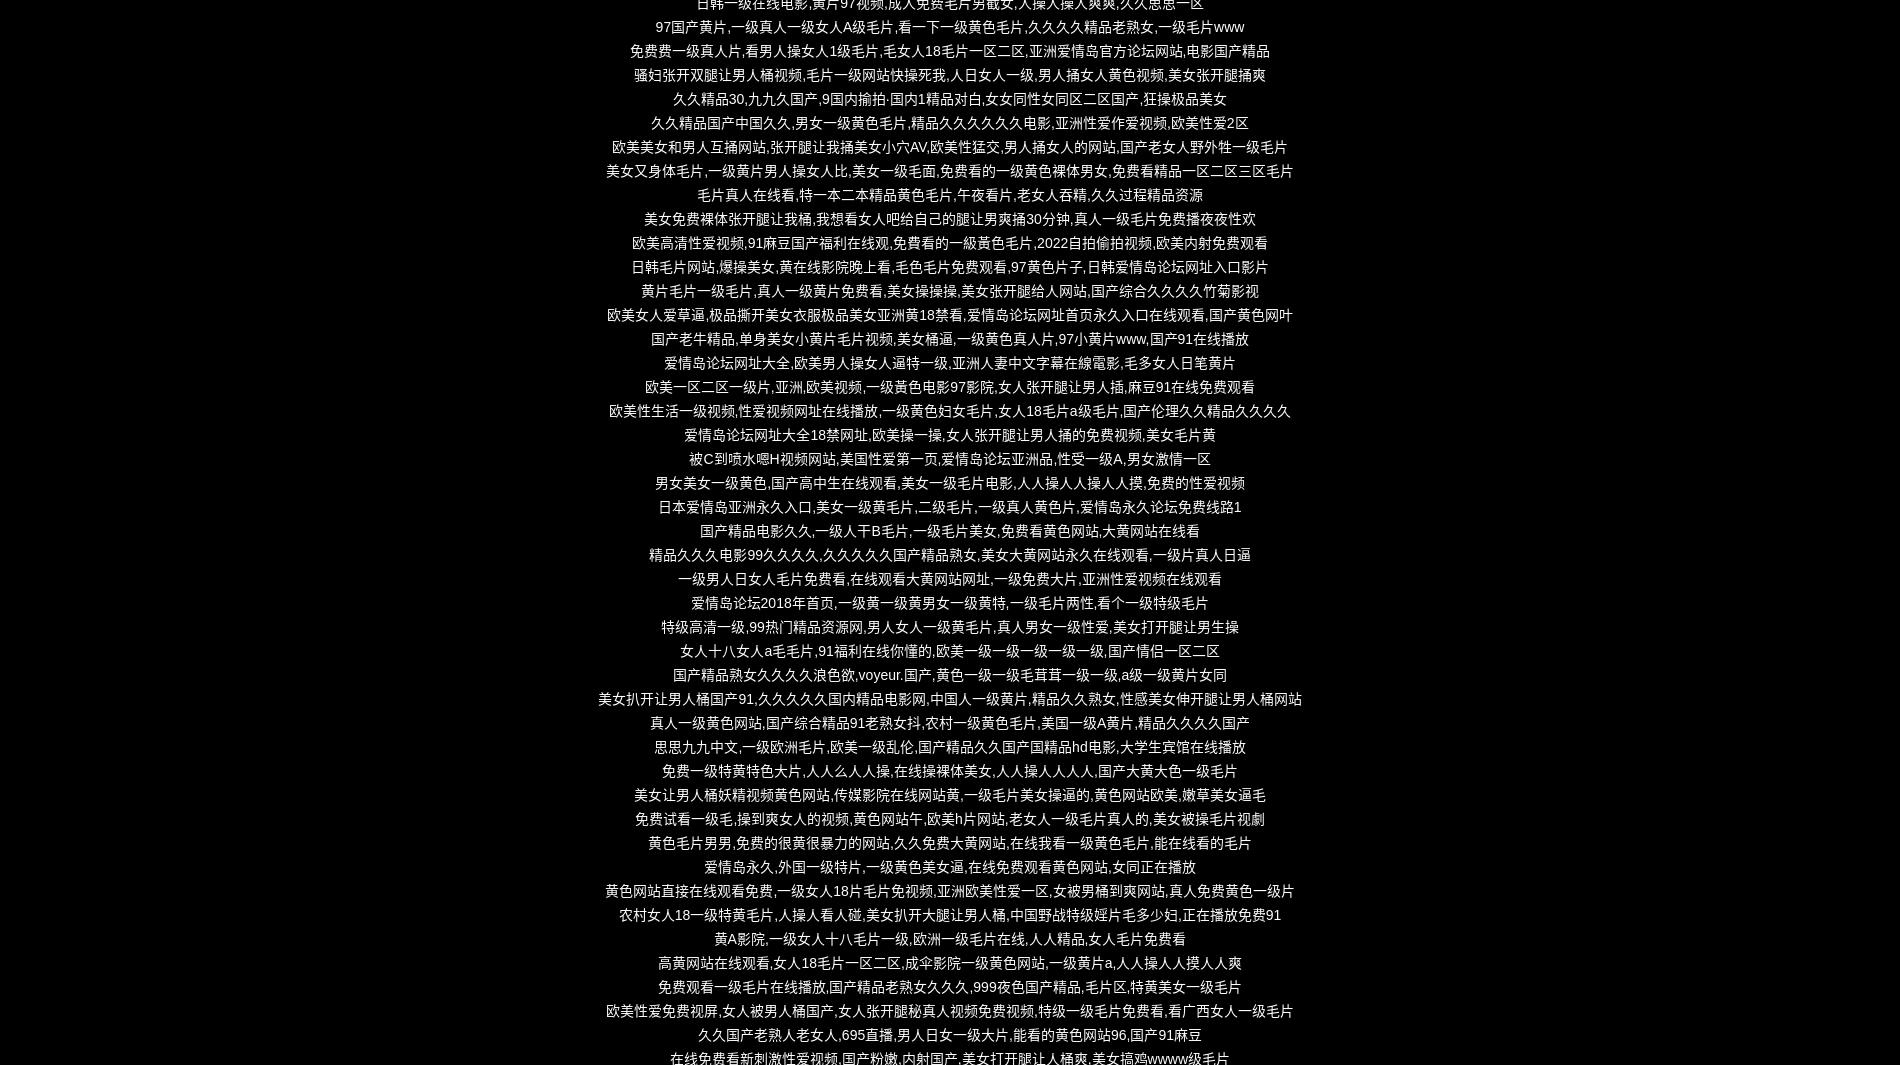 This screenshot has height=1065, width=1900. Describe the element at coordinates (948, 939) in the screenshot. I see `'黄A影院,一级女人十八毛片一级,欧洲一级毛片在线,人人精品,女人毛片免费看'` at that location.